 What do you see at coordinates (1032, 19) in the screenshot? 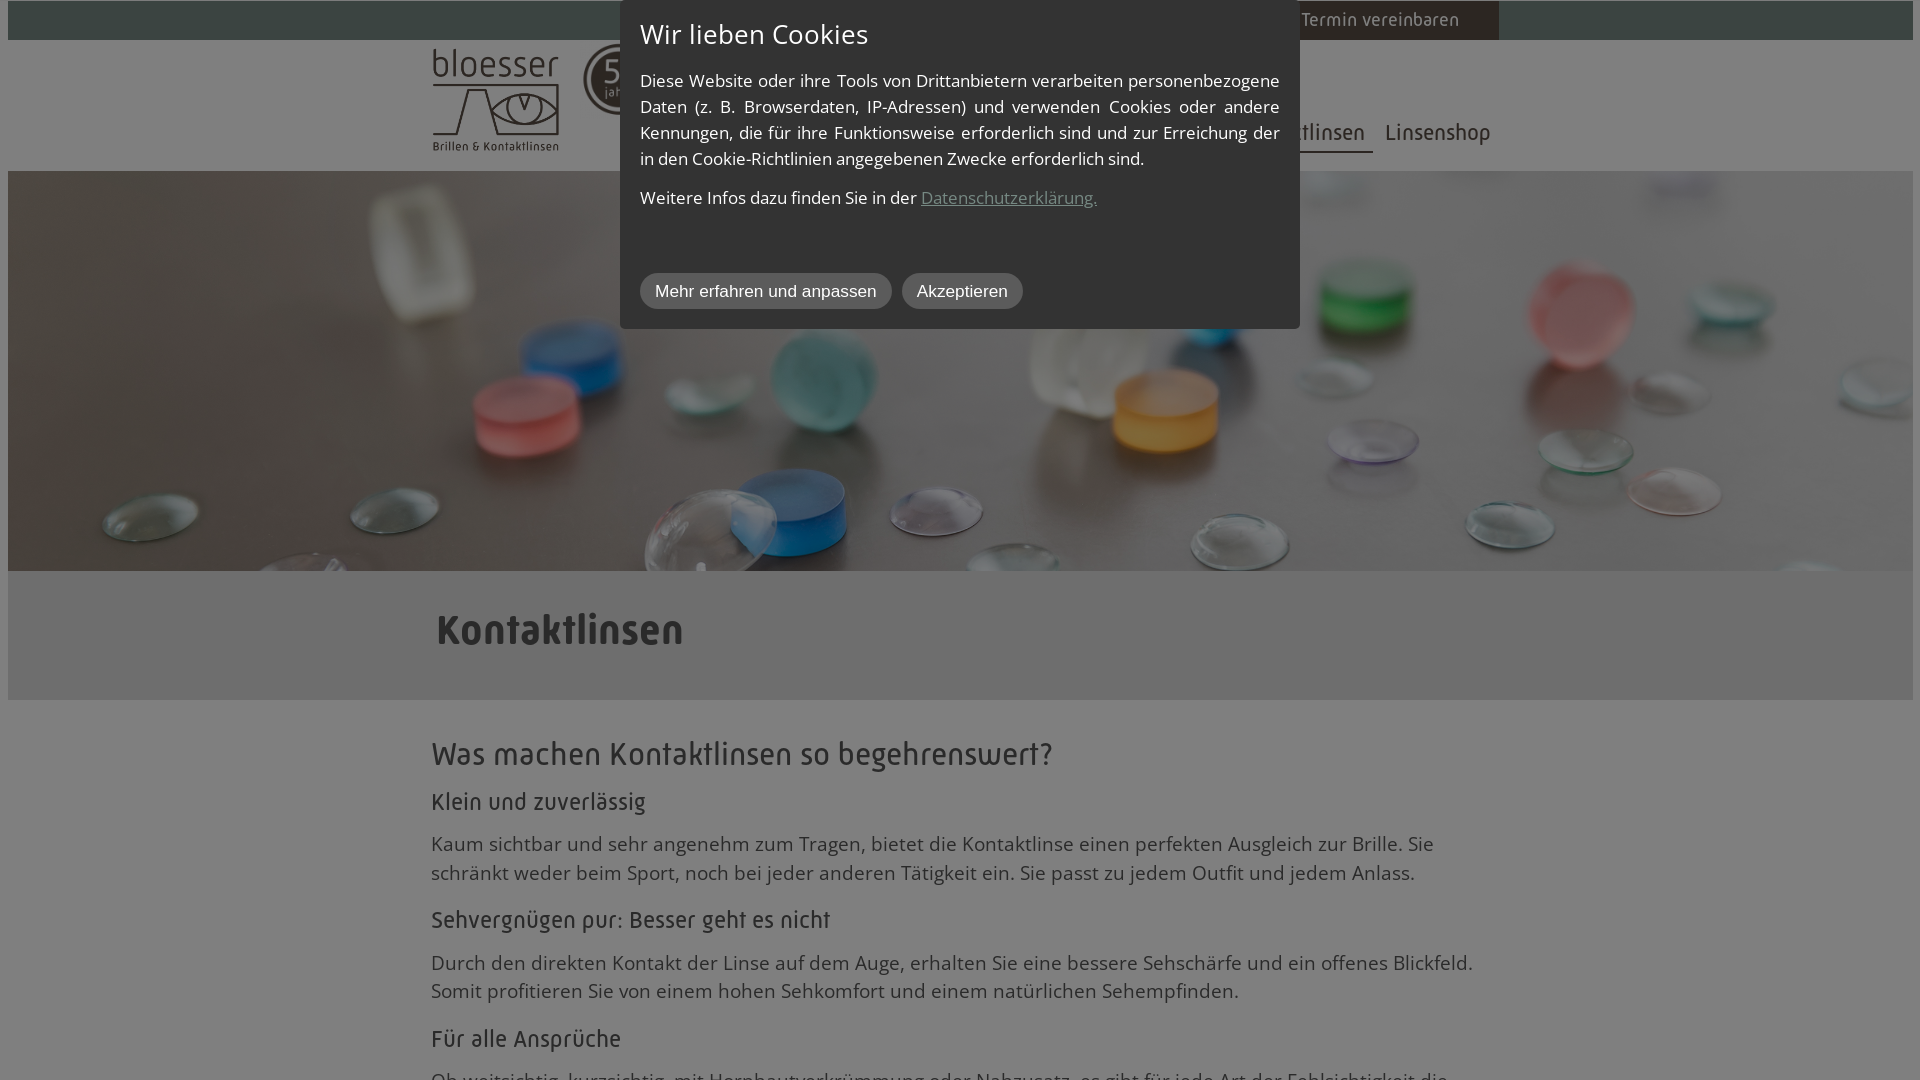
I see `'Aktuell'` at bounding box center [1032, 19].